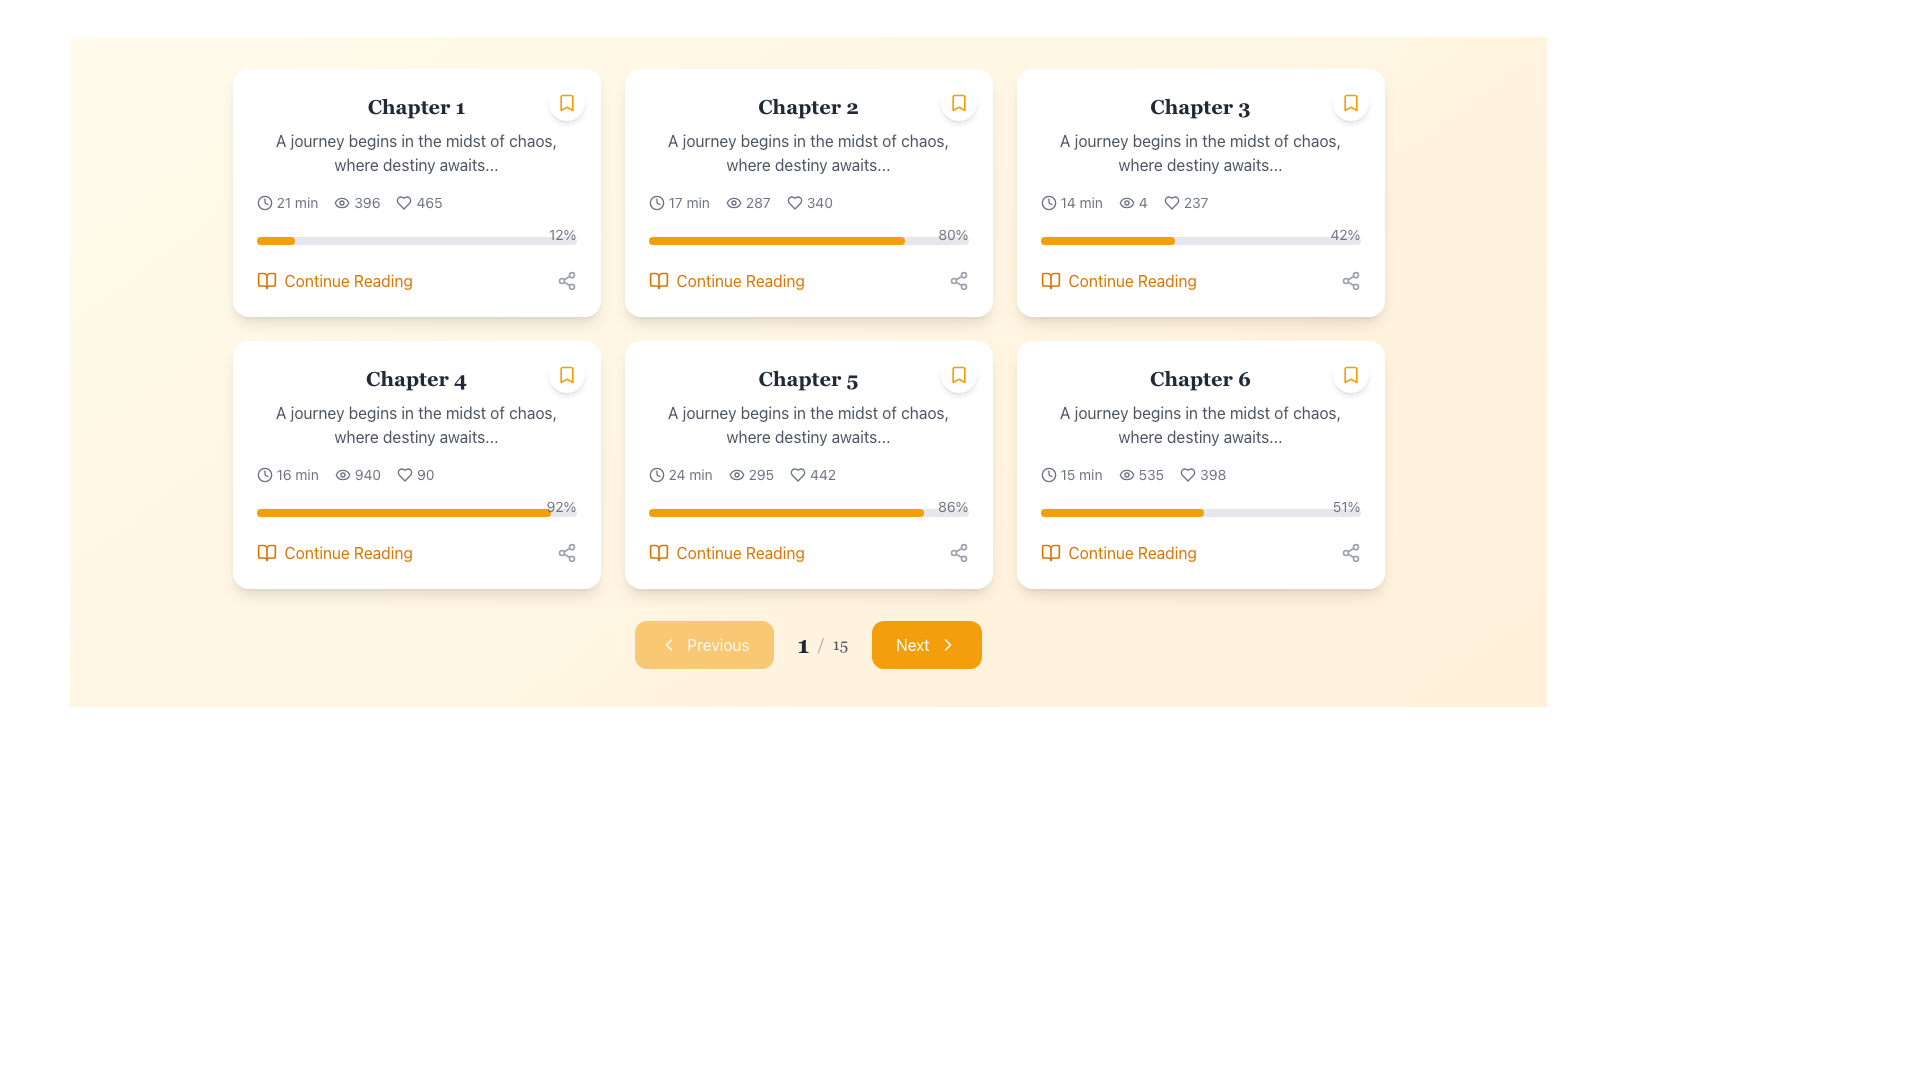 The height and width of the screenshot is (1080, 1920). Describe the element at coordinates (1350, 374) in the screenshot. I see `the bookmark icon button located in the top-right corner of the 'Chapter 6' card to bookmark or unbookmark the chapter` at that location.